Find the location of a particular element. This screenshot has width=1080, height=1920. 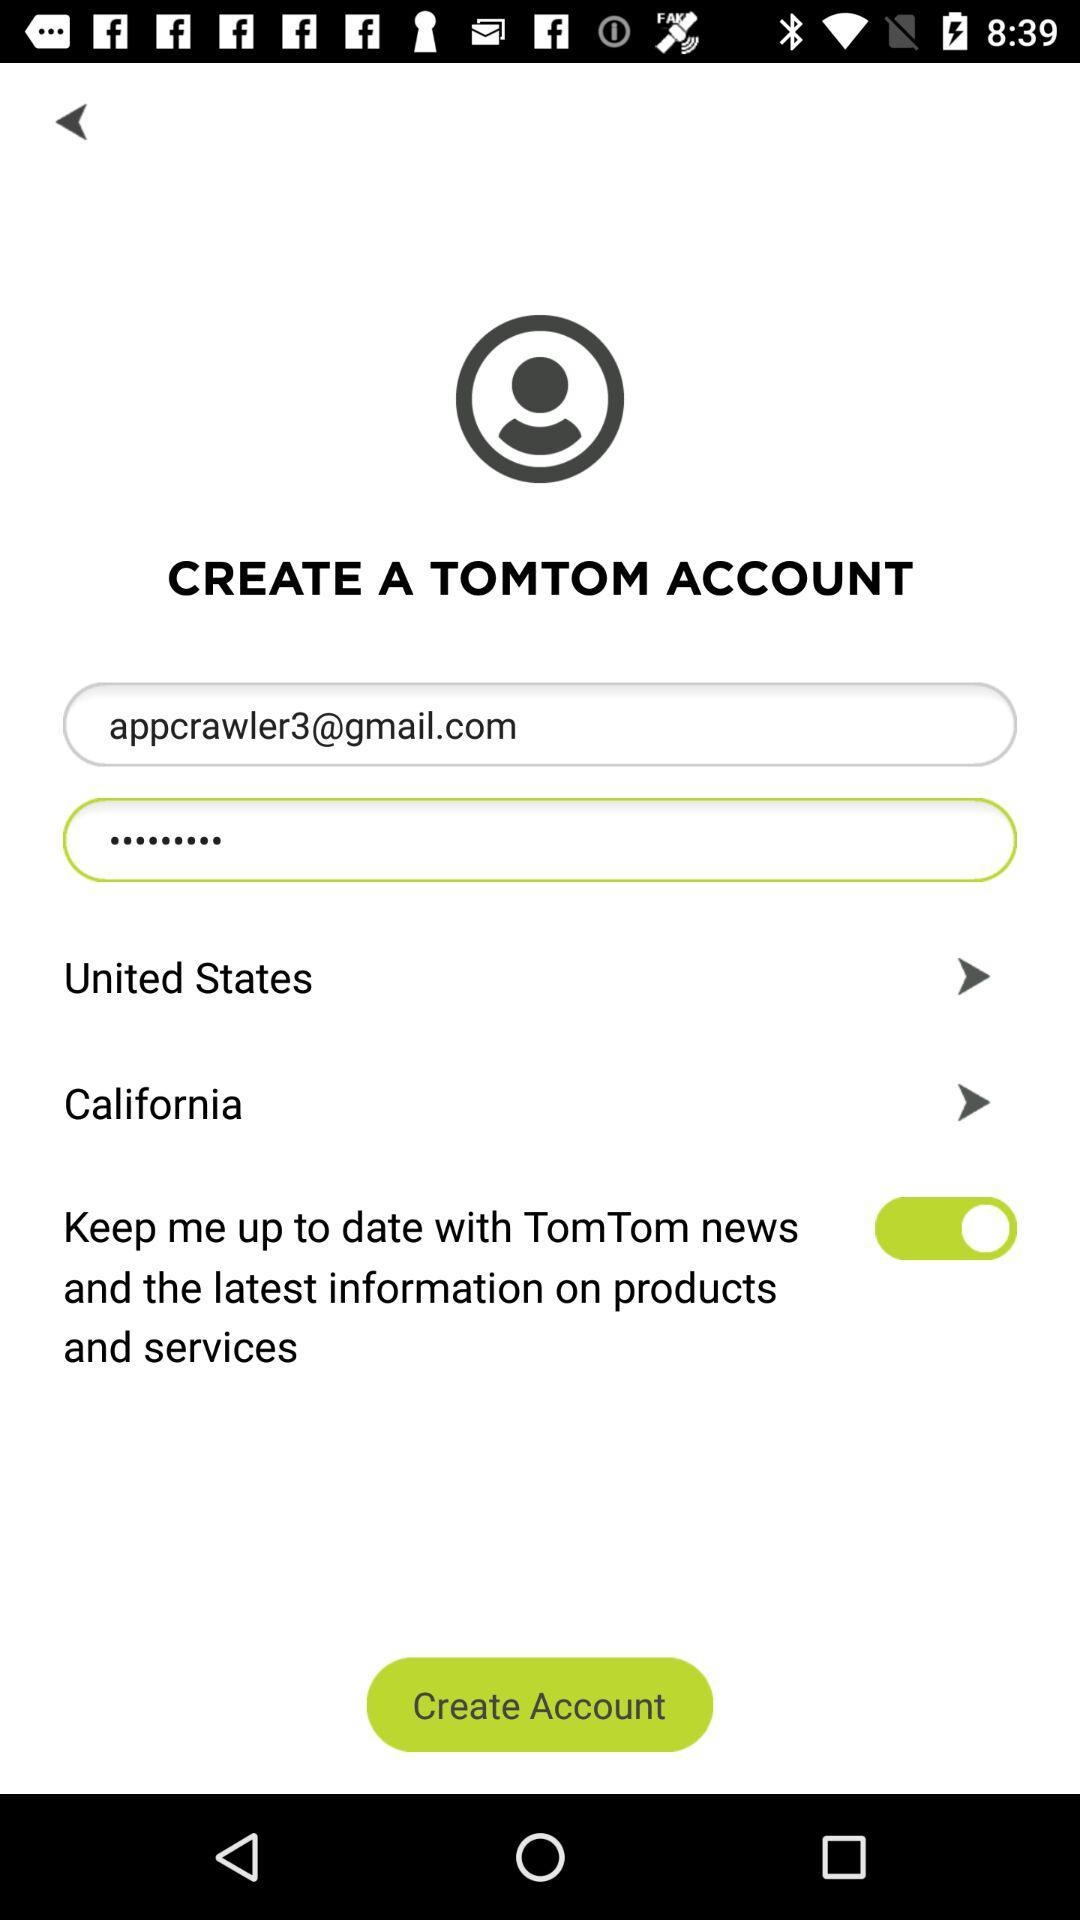

go back is located at coordinates (72, 119).